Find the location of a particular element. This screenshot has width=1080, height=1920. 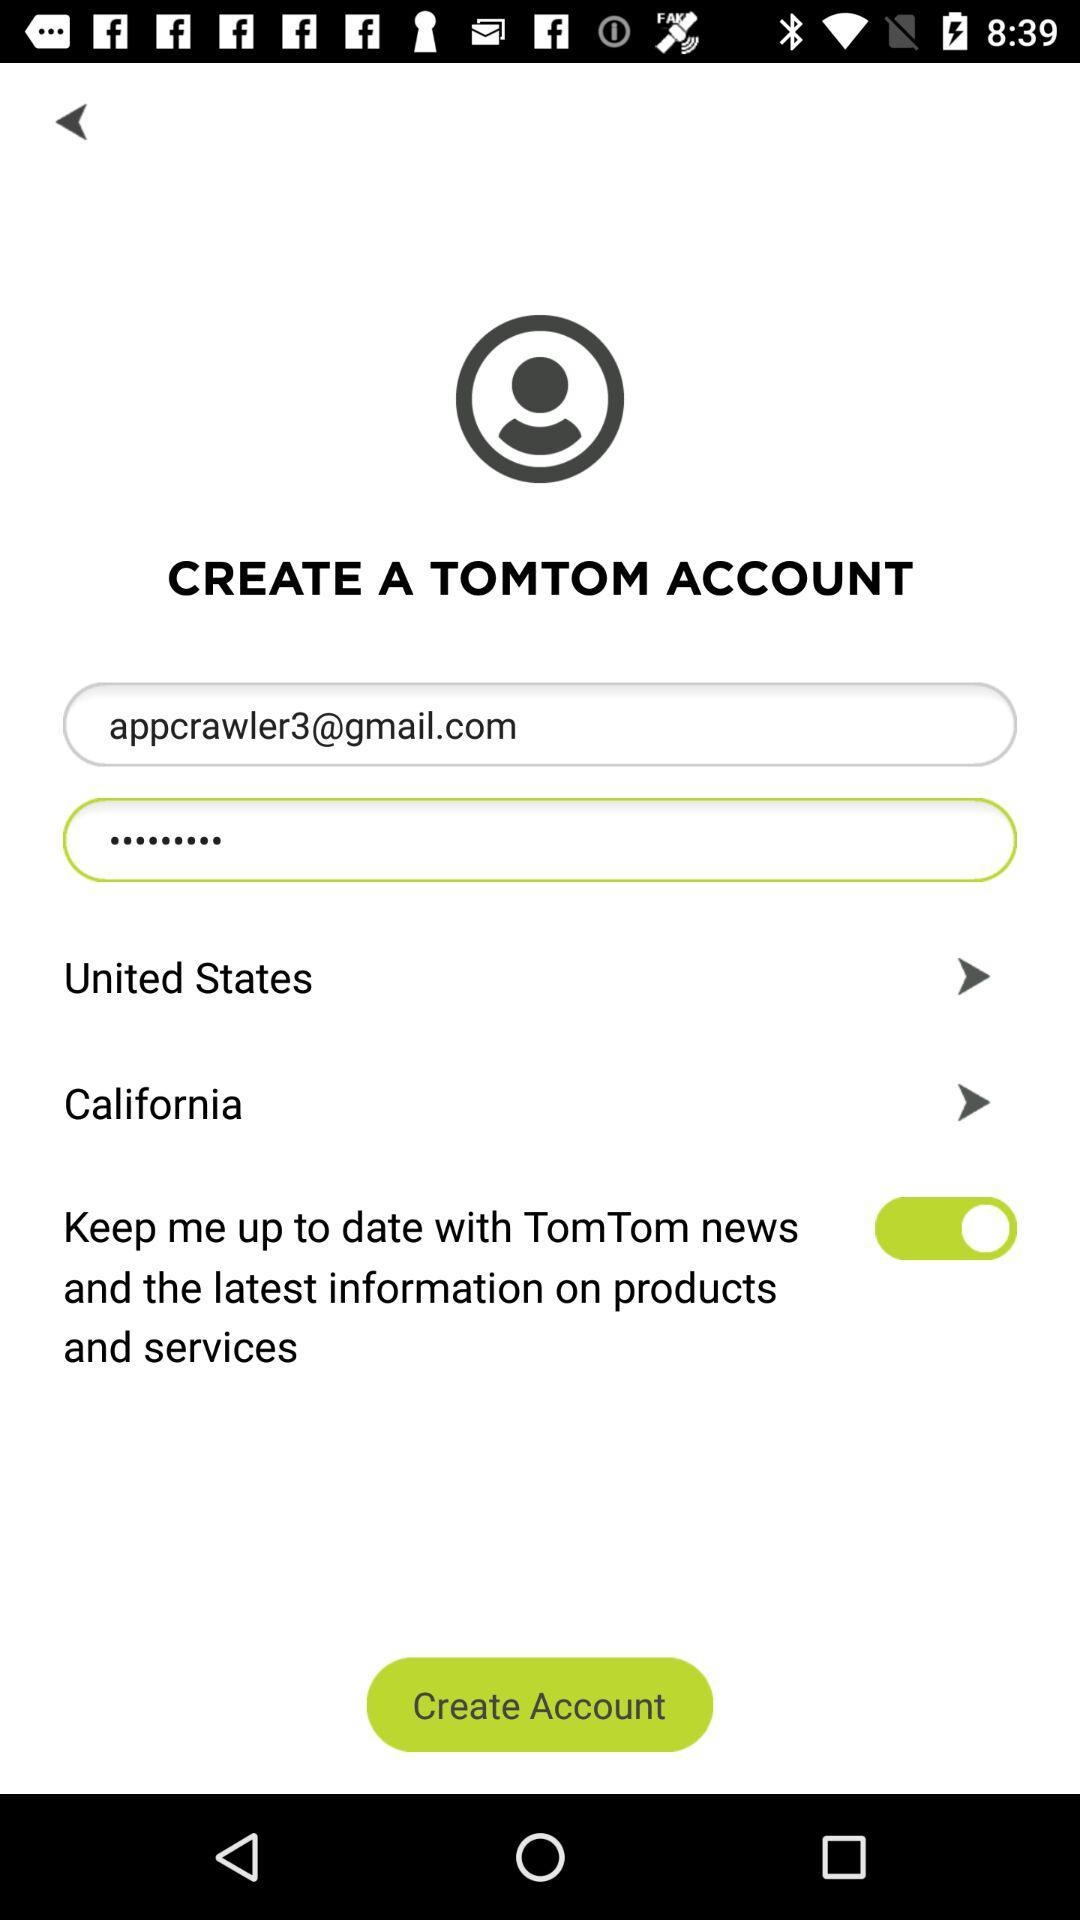

go back is located at coordinates (72, 119).